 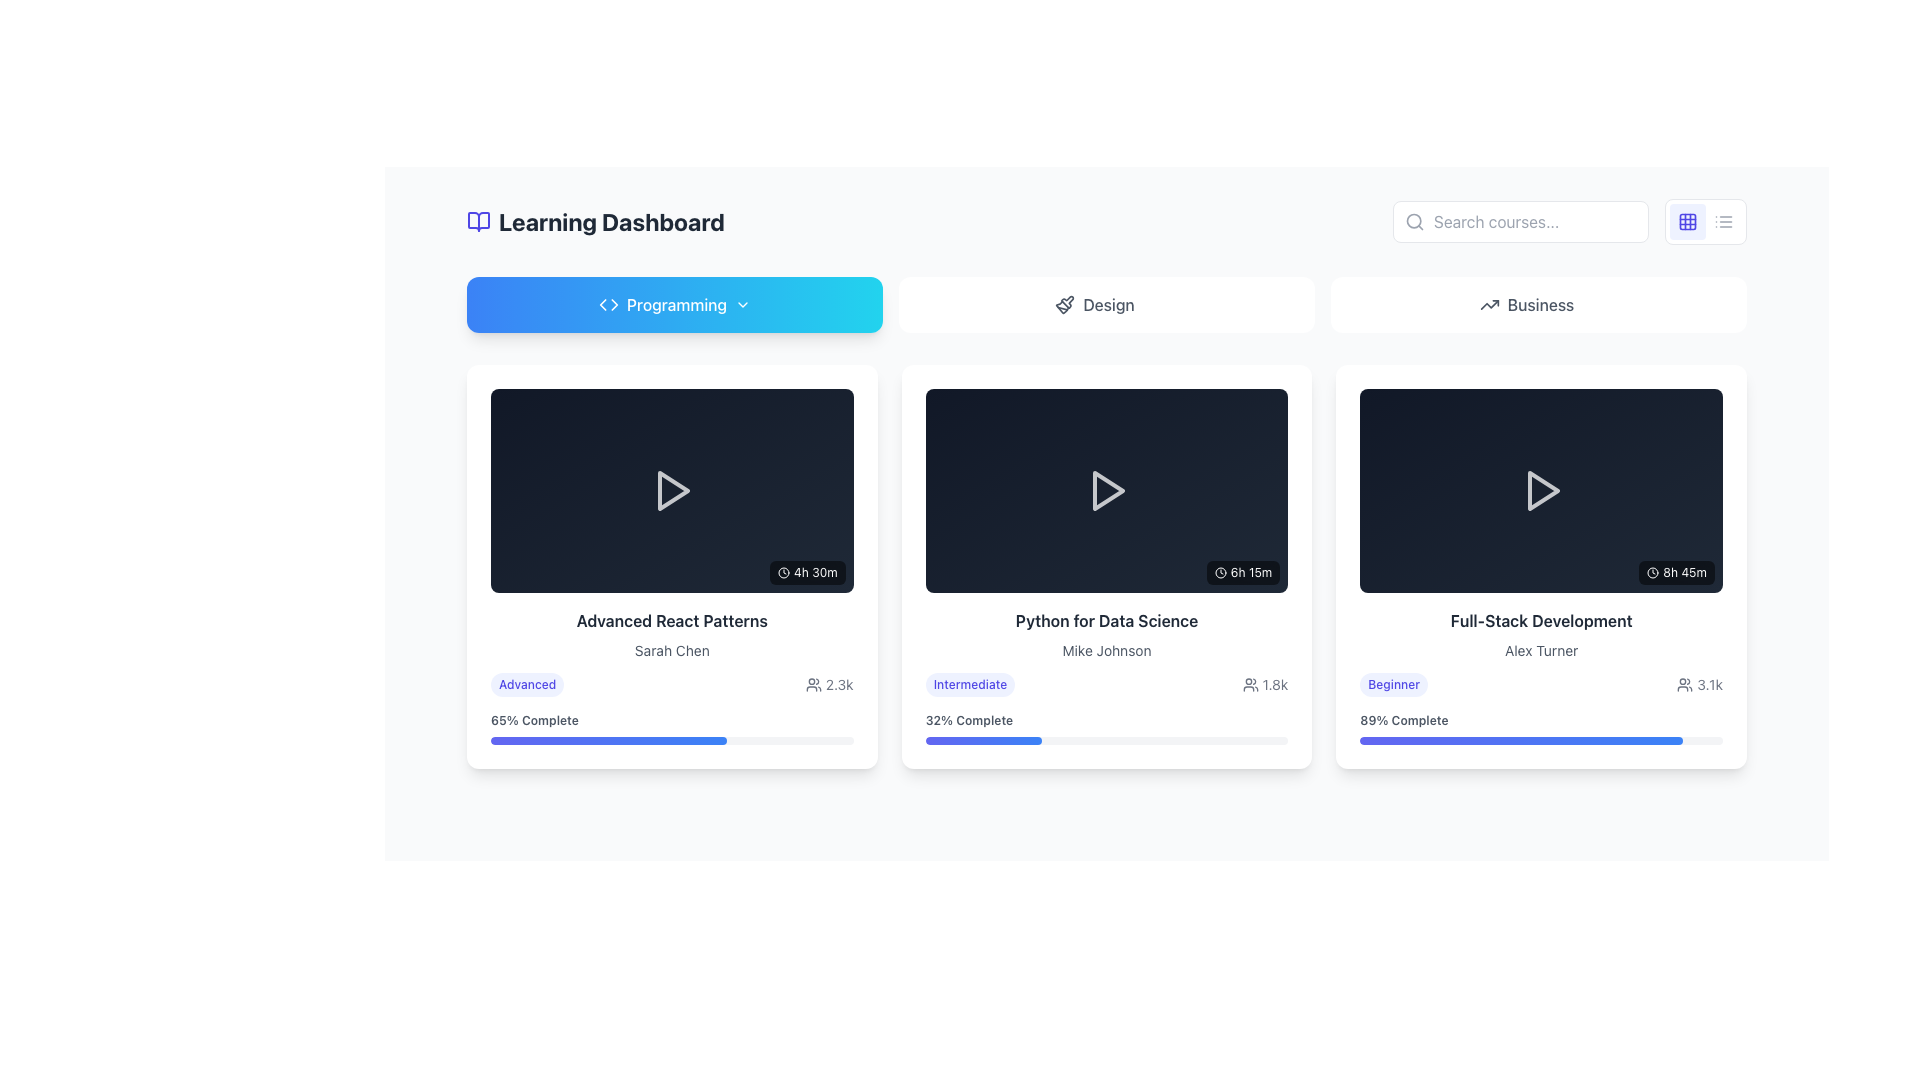 What do you see at coordinates (1540, 740) in the screenshot?
I see `the progress visually displayed on the progress bar indicating 89% completion of the 'Full-Stack Development' course` at bounding box center [1540, 740].